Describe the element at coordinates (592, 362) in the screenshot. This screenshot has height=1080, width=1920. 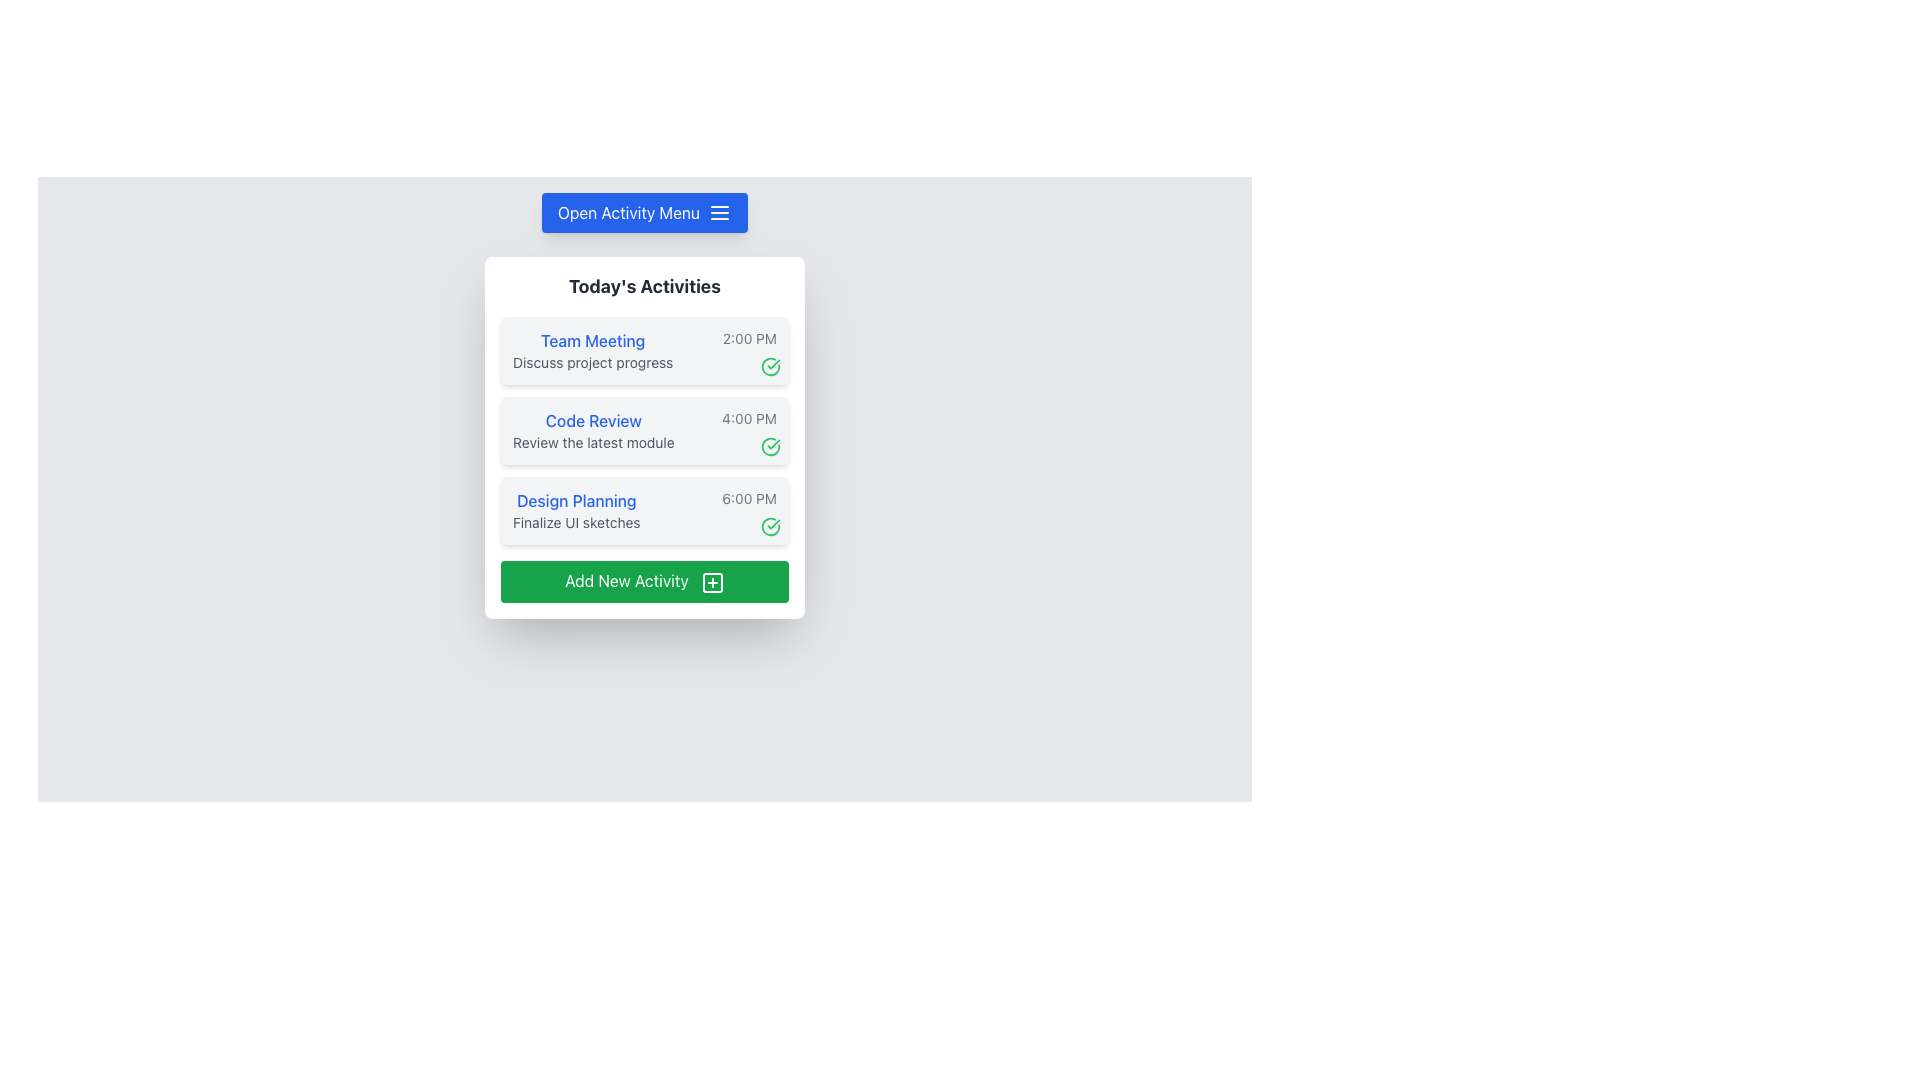
I see `text content of the Text Label displaying 'Discuss project progress', which is styled in a small gray font and positioned below the 'Team Meeting' heading` at that location.